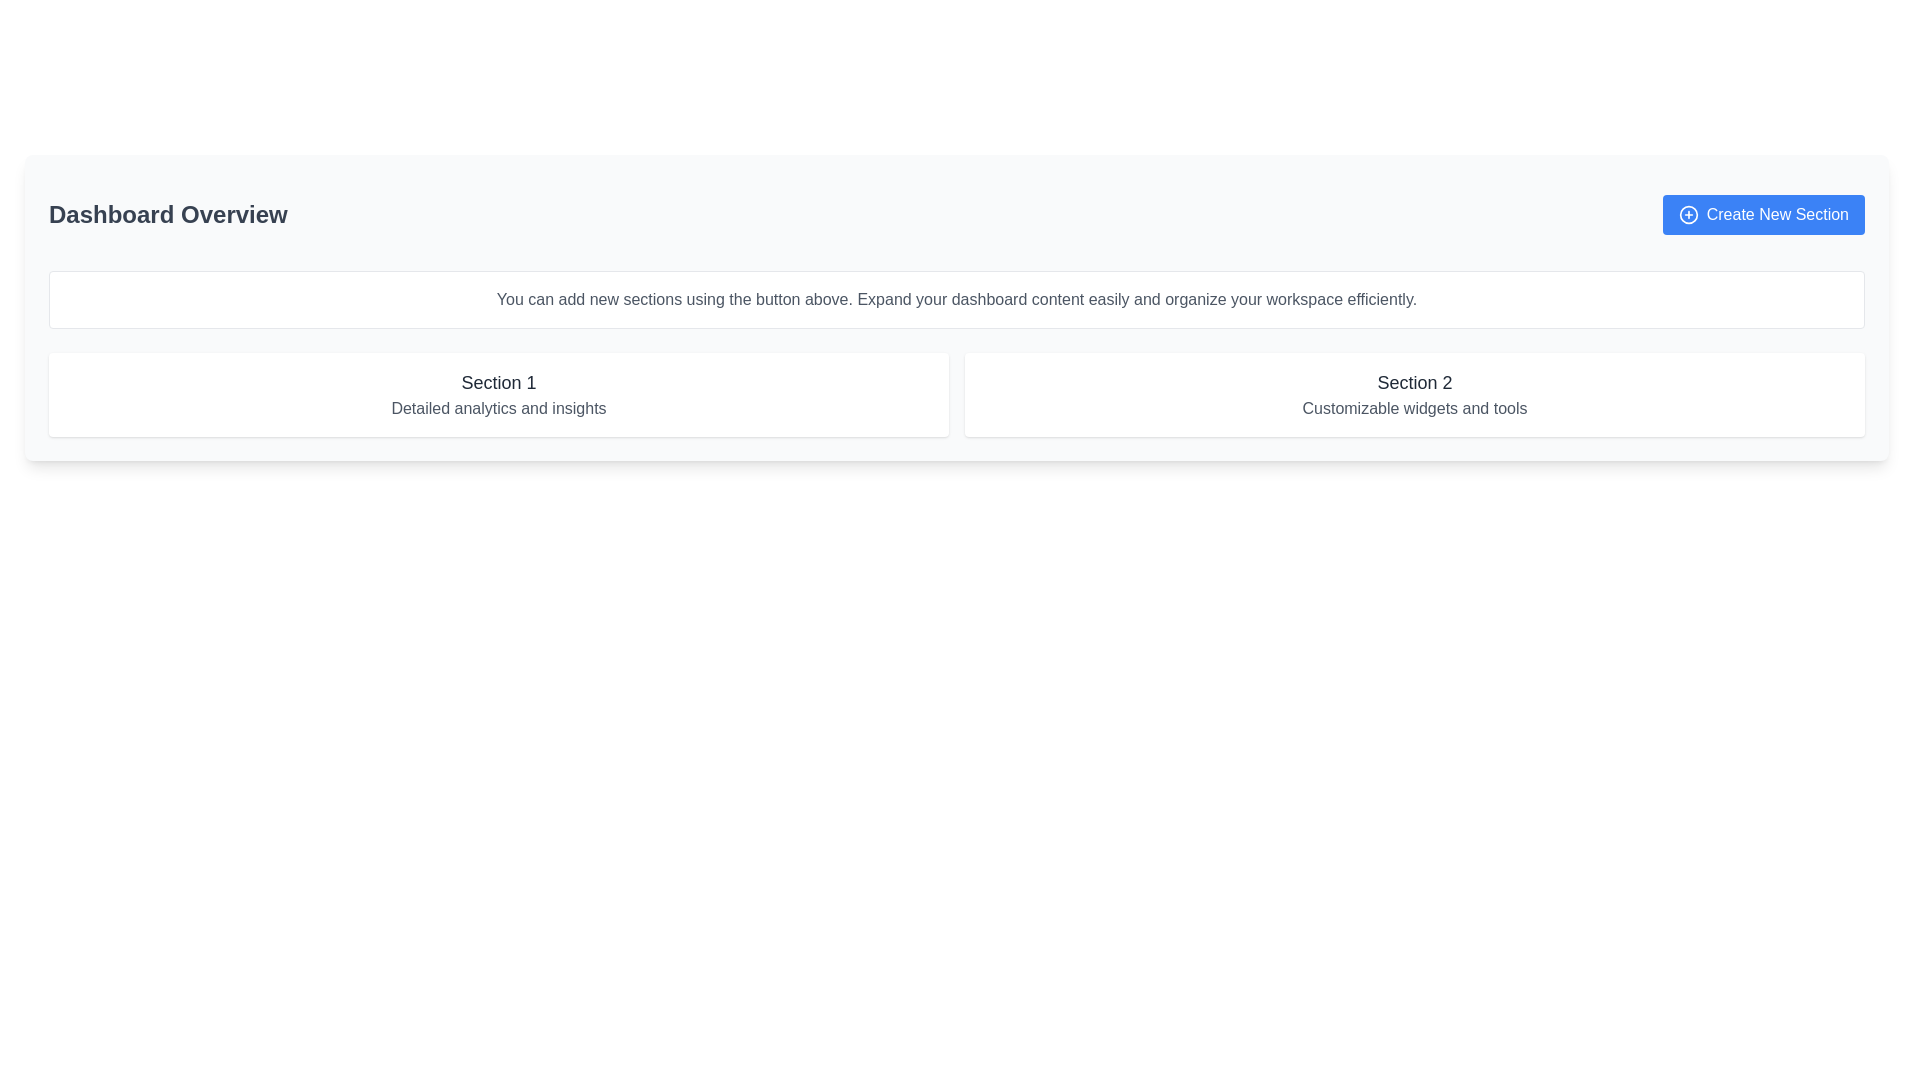 The width and height of the screenshot is (1920, 1080). Describe the element at coordinates (1687, 215) in the screenshot. I see `the circular boundary of the 'Create New Section' button's icon located at the top-right corner of the interface` at that location.